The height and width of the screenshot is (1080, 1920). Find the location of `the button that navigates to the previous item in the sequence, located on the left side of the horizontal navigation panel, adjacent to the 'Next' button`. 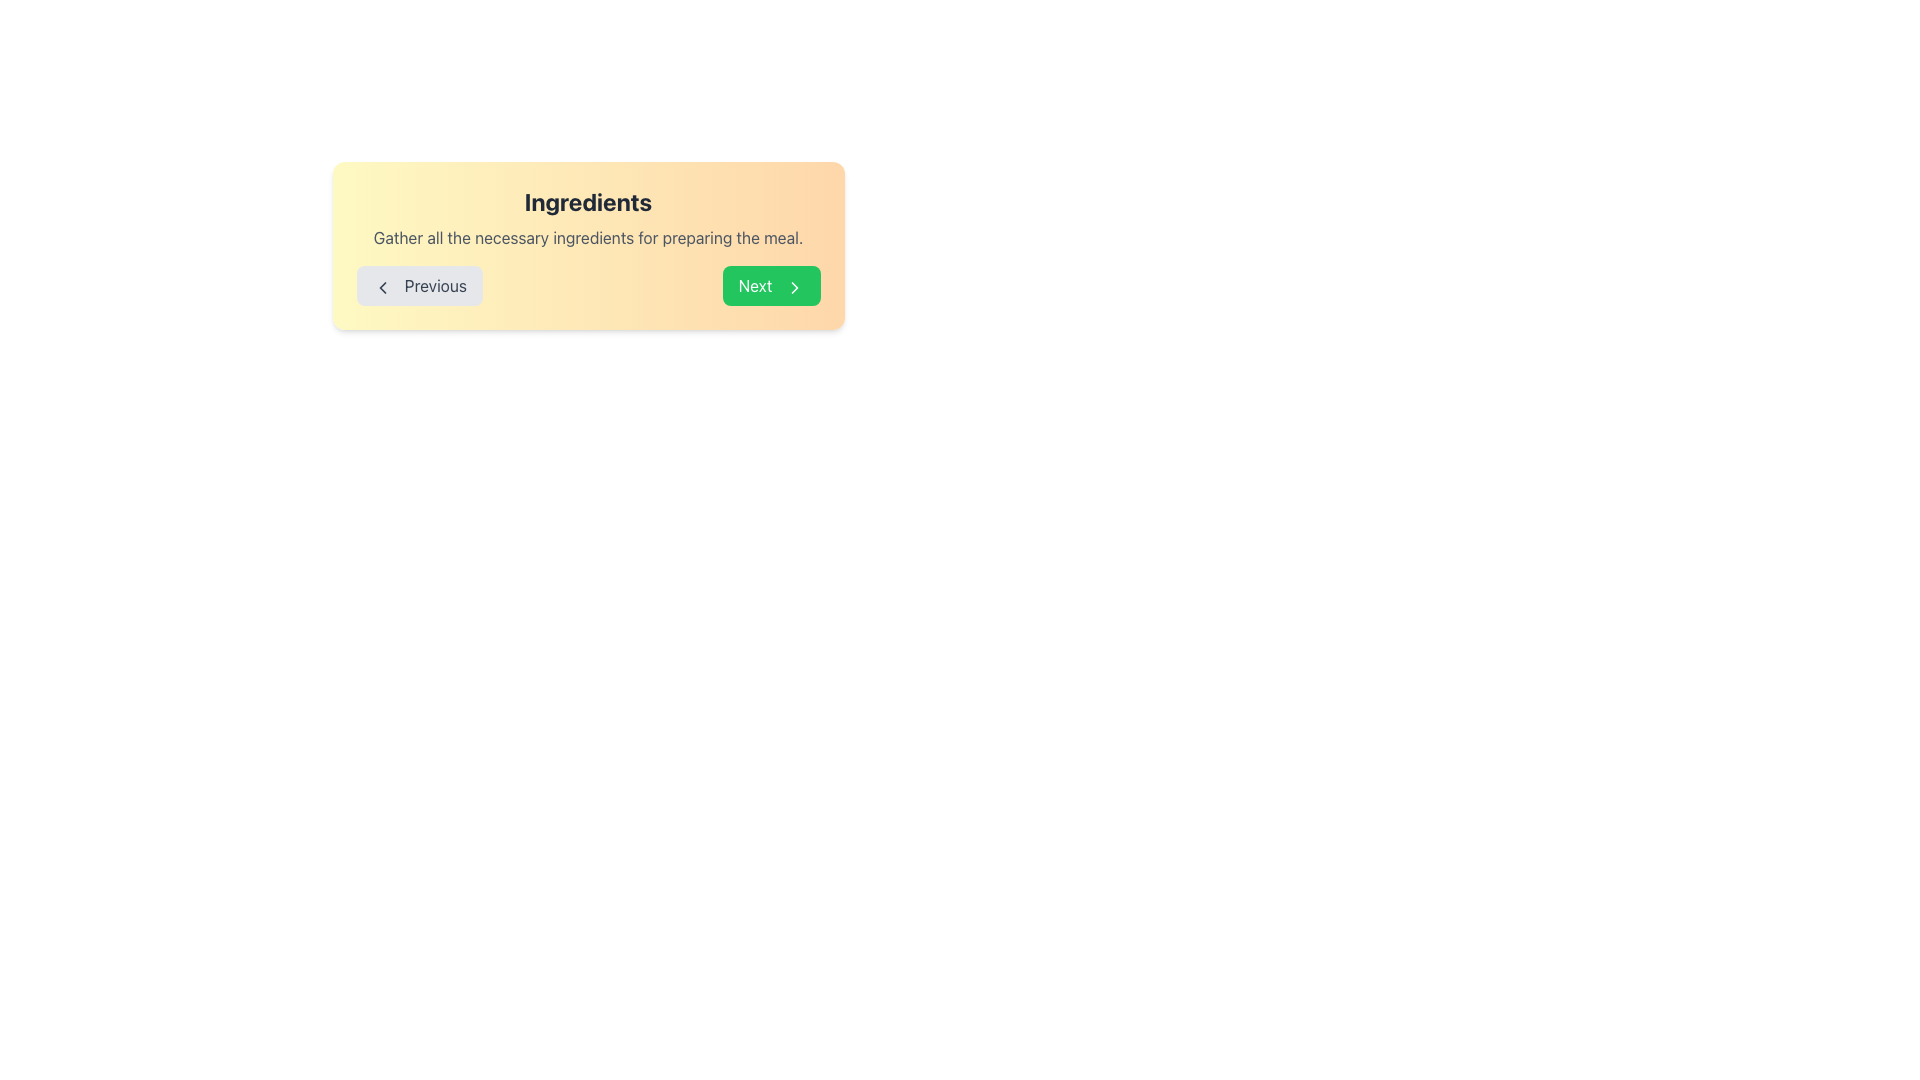

the button that navigates to the previous item in the sequence, located on the left side of the horizontal navigation panel, adjacent to the 'Next' button is located at coordinates (418, 285).